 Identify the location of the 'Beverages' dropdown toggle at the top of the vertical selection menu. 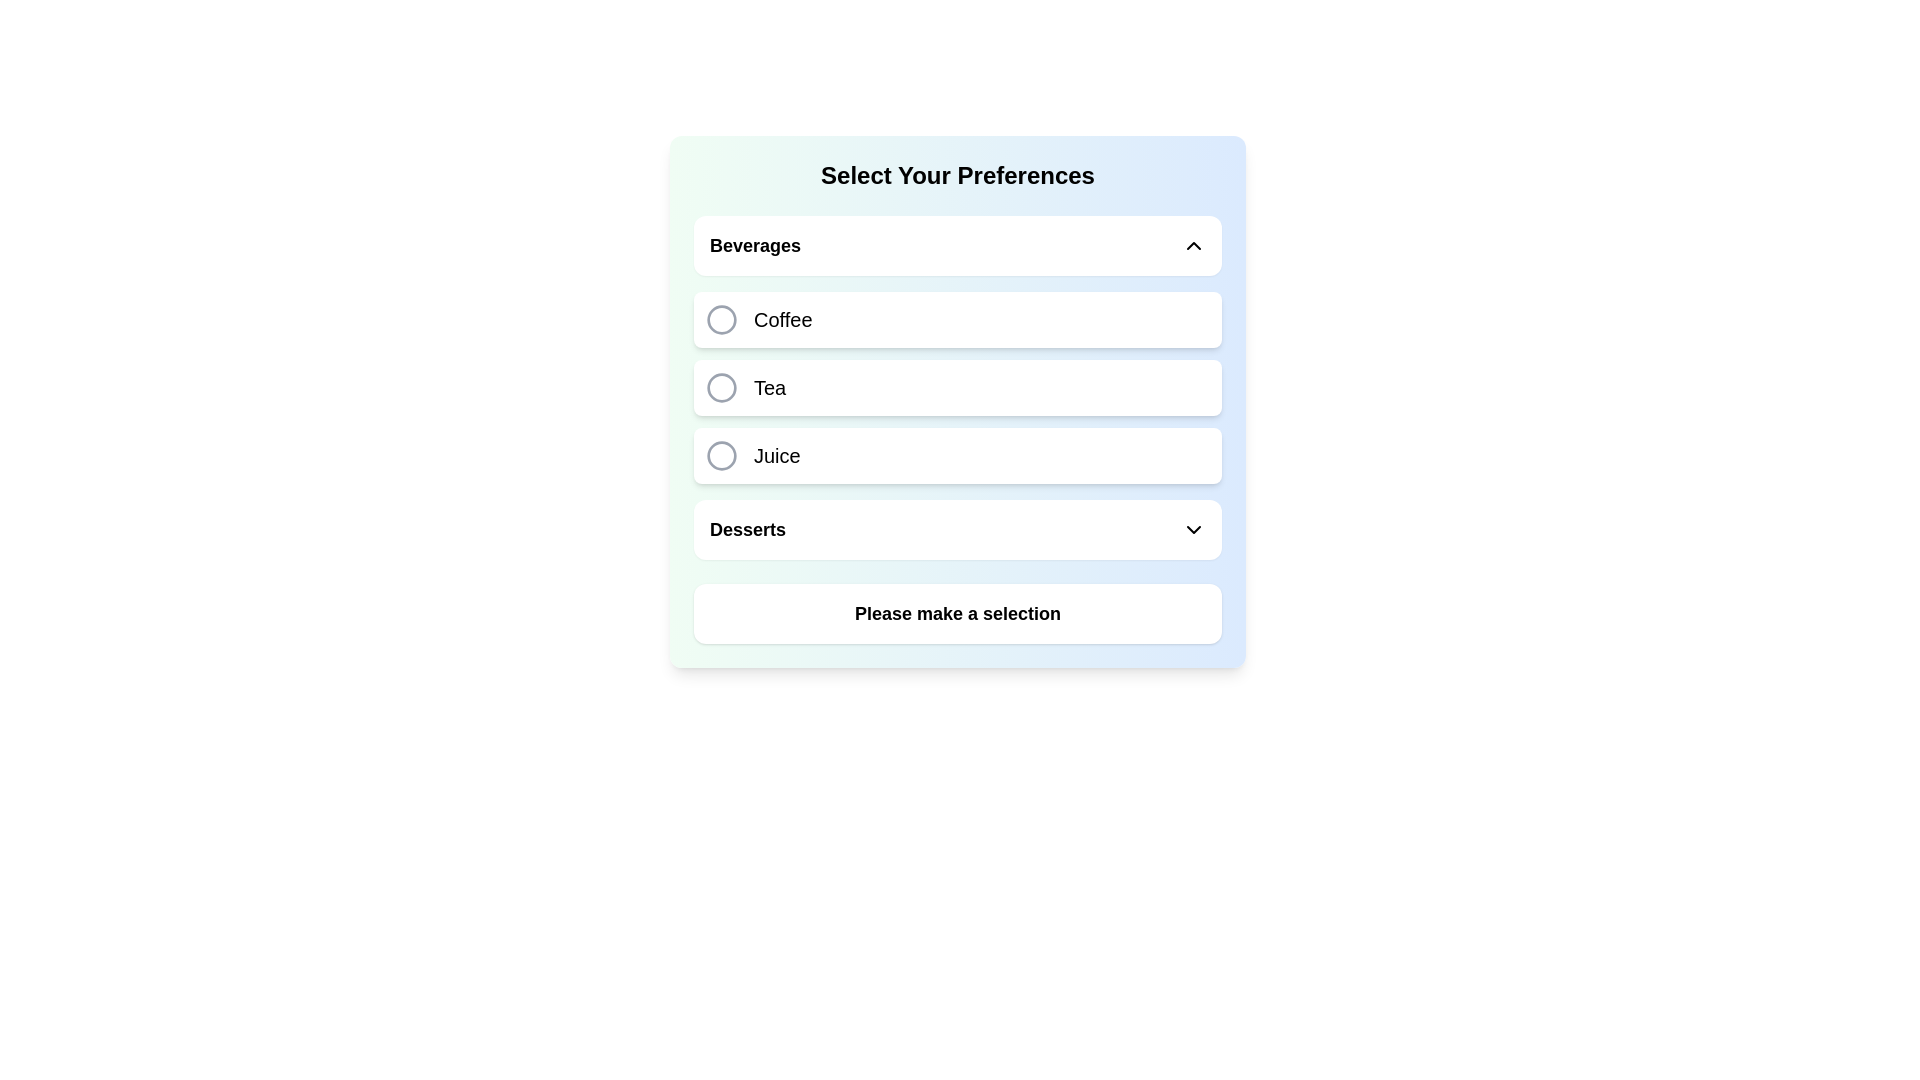
(957, 245).